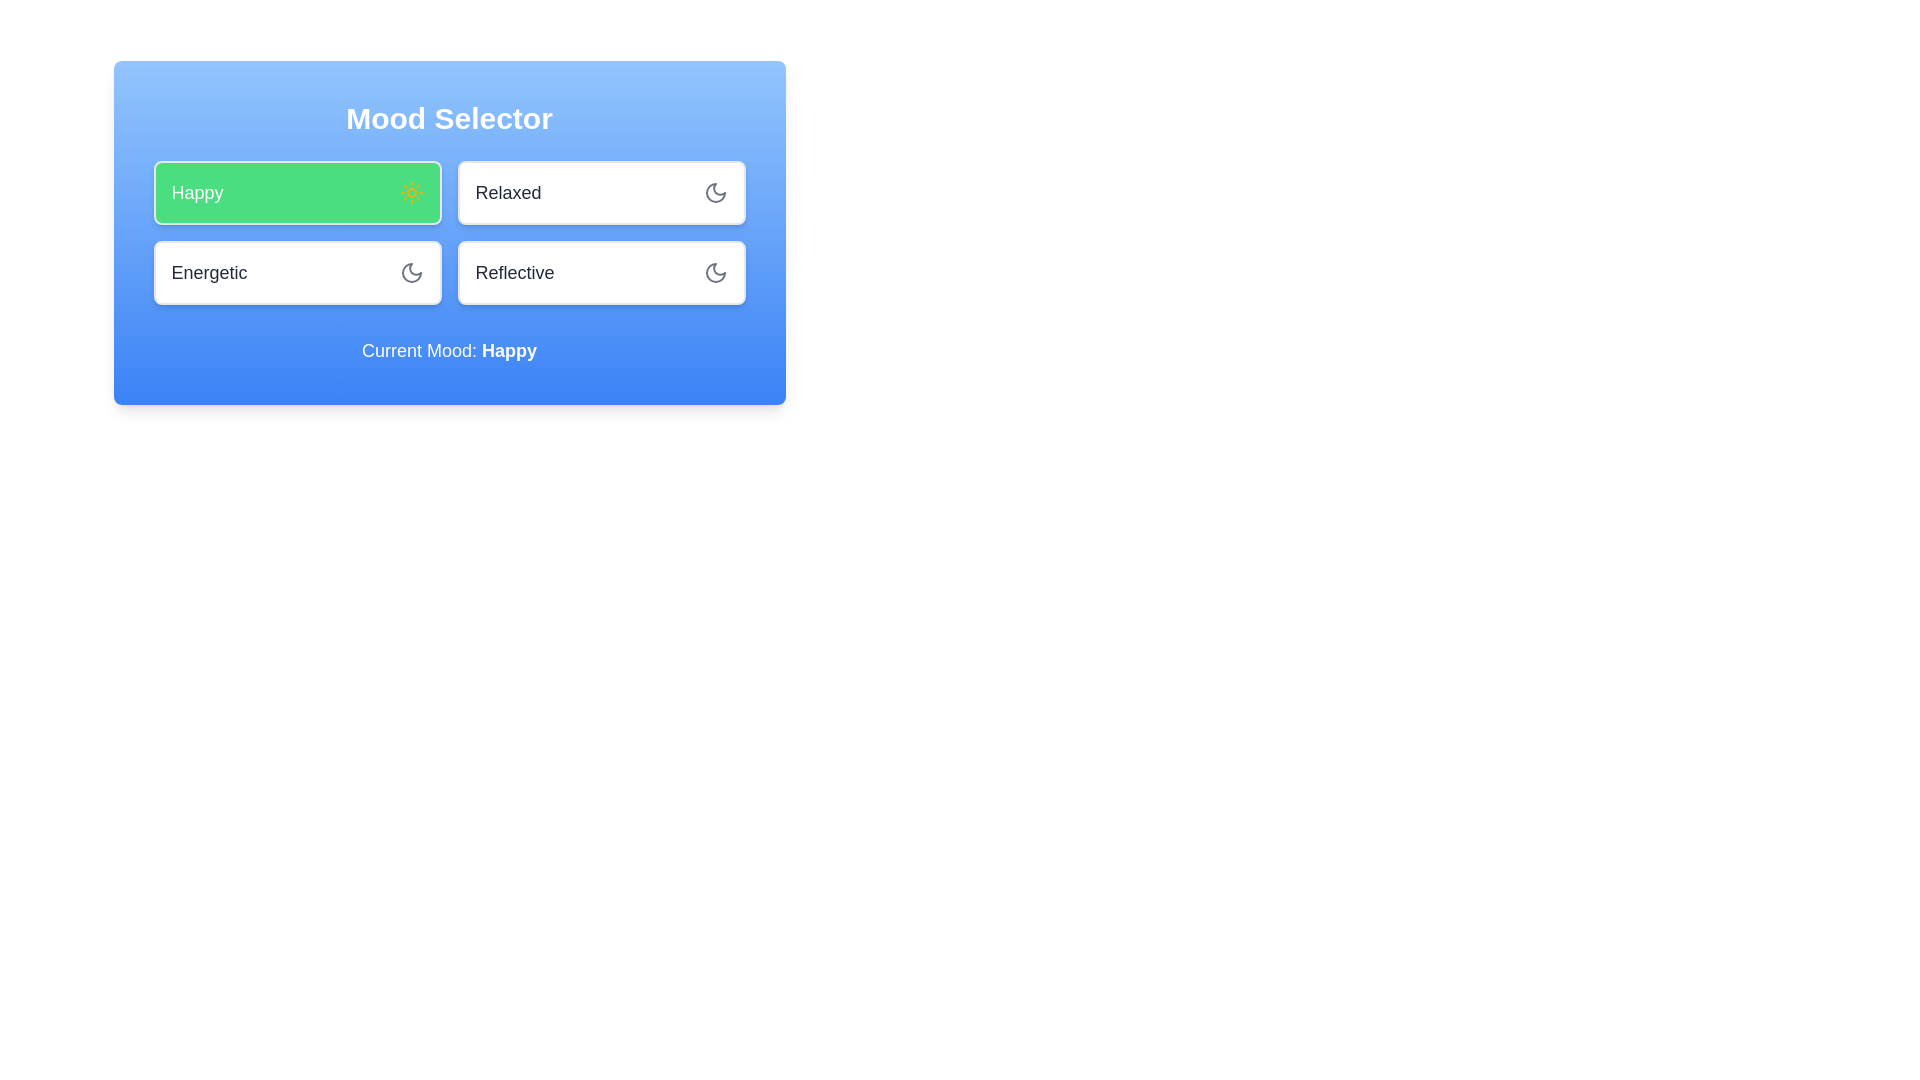 The width and height of the screenshot is (1920, 1080). Describe the element at coordinates (715, 192) in the screenshot. I see `the icon representing the mood Relaxed` at that location.